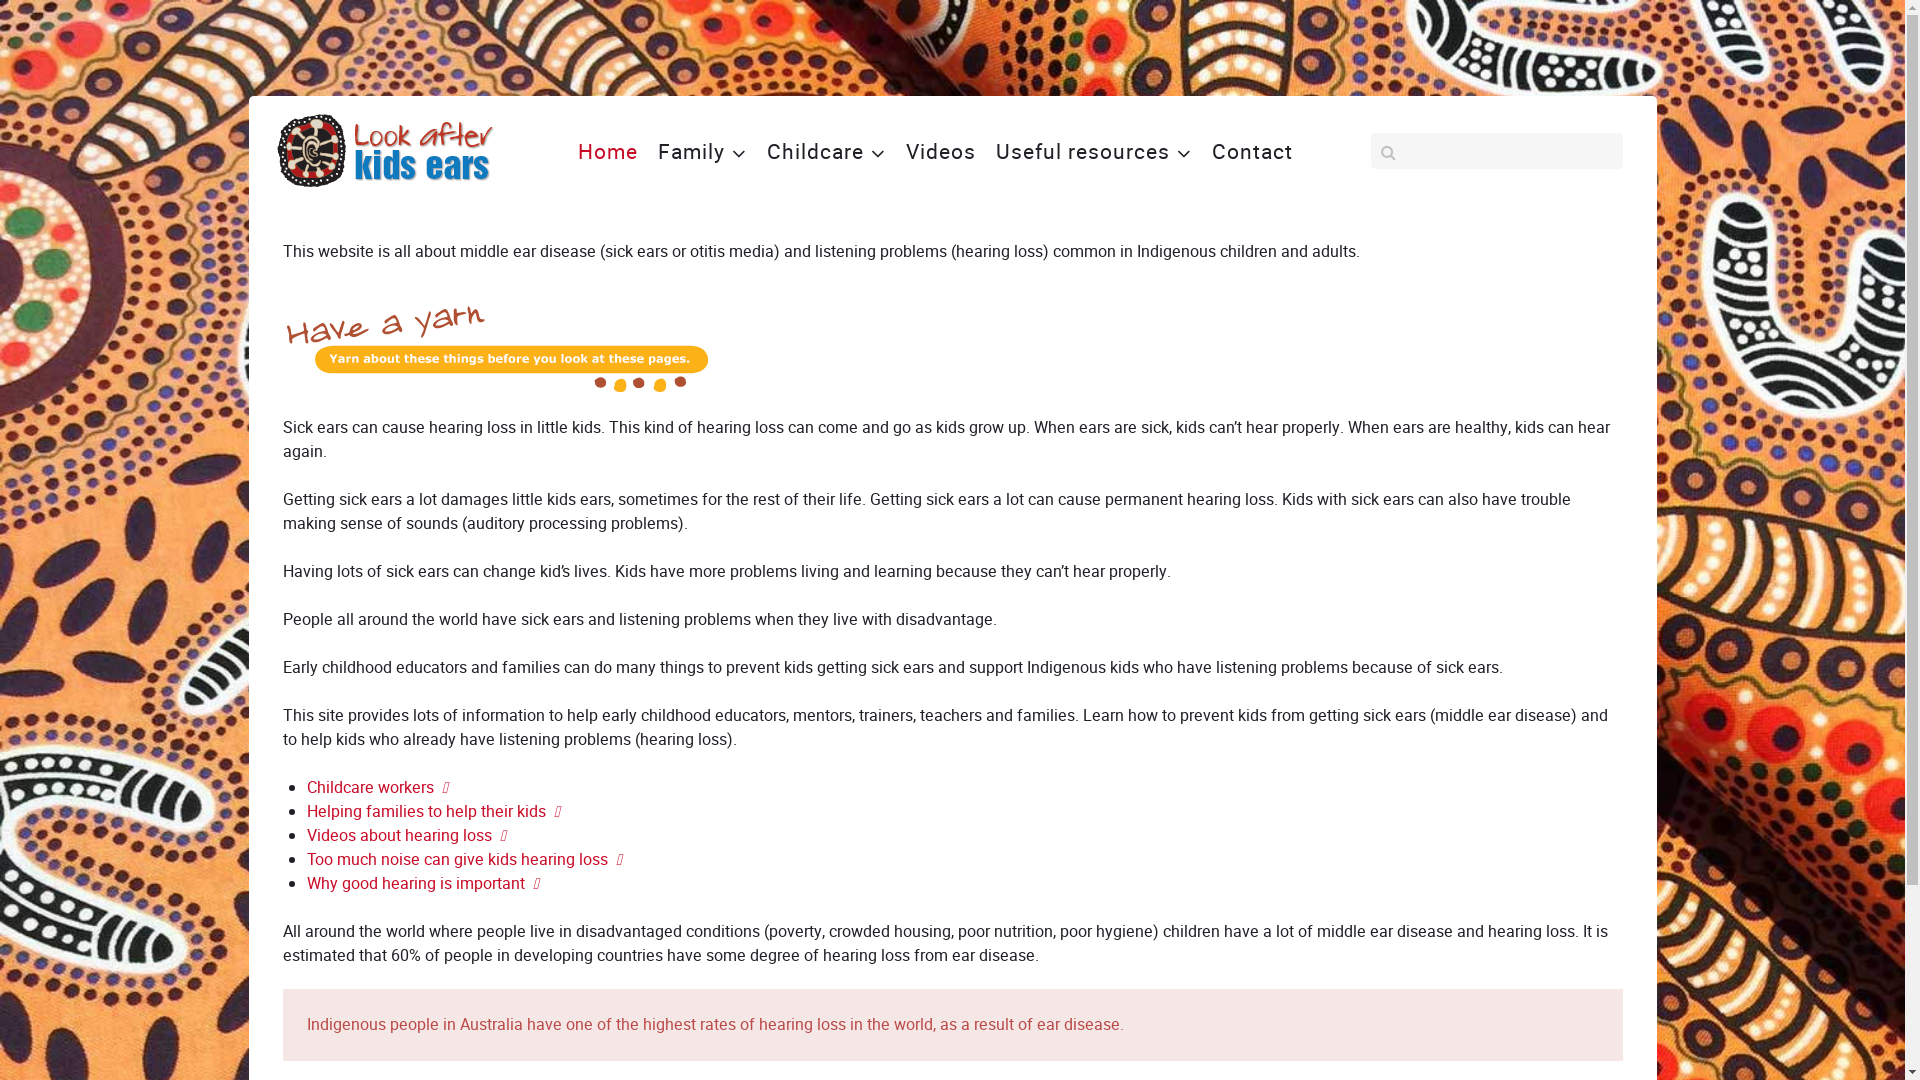 The width and height of the screenshot is (1920, 1080). I want to click on 'Childcare workers', so click(376, 786).